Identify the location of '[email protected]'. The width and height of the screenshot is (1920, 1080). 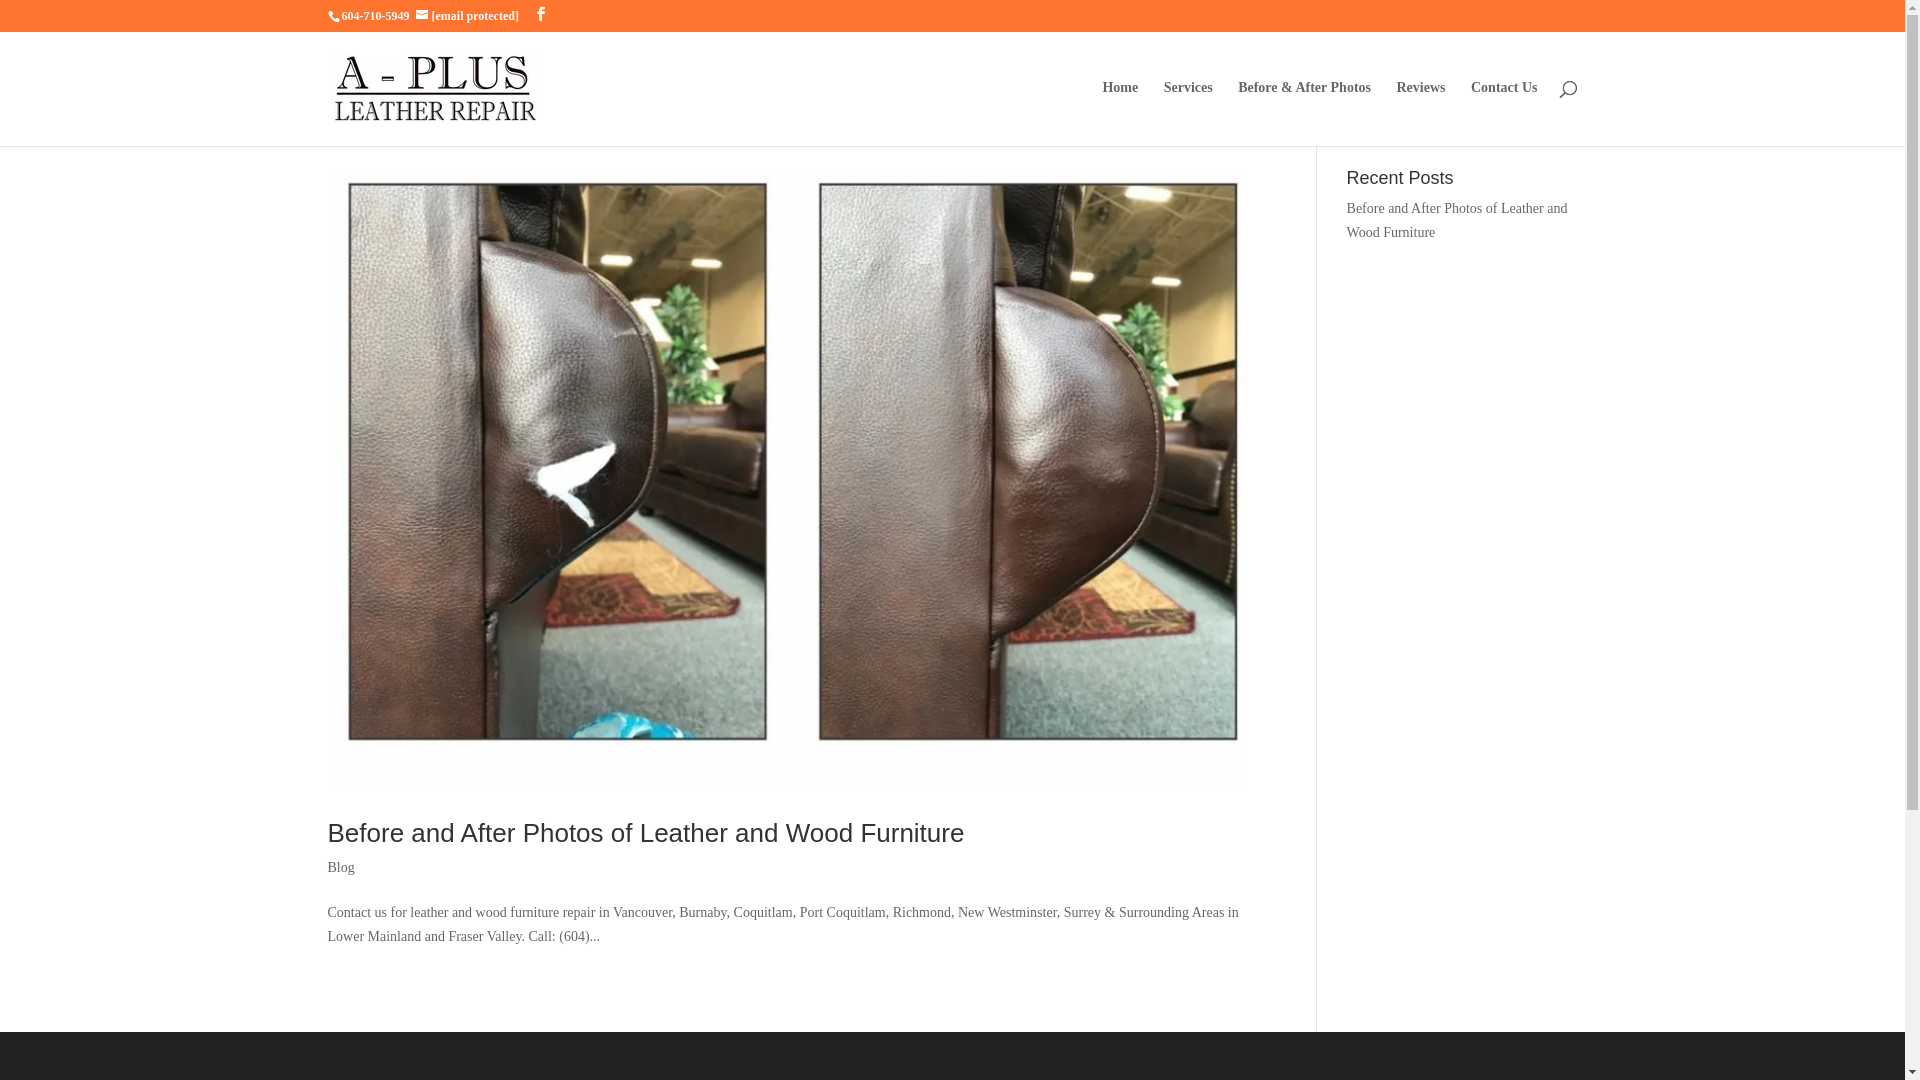
(474, 15).